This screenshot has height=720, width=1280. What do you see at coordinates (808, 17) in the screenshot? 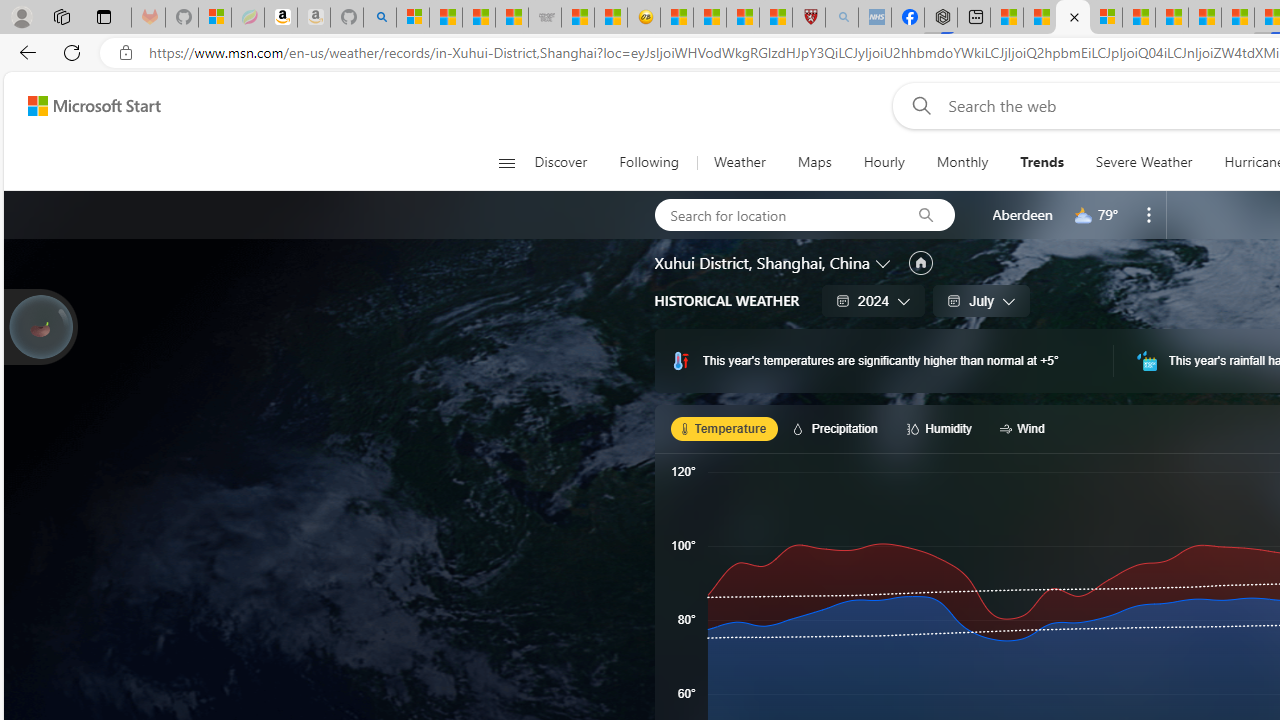
I see `'Robert H. Shmerling, MD - Harvard Health'` at bounding box center [808, 17].